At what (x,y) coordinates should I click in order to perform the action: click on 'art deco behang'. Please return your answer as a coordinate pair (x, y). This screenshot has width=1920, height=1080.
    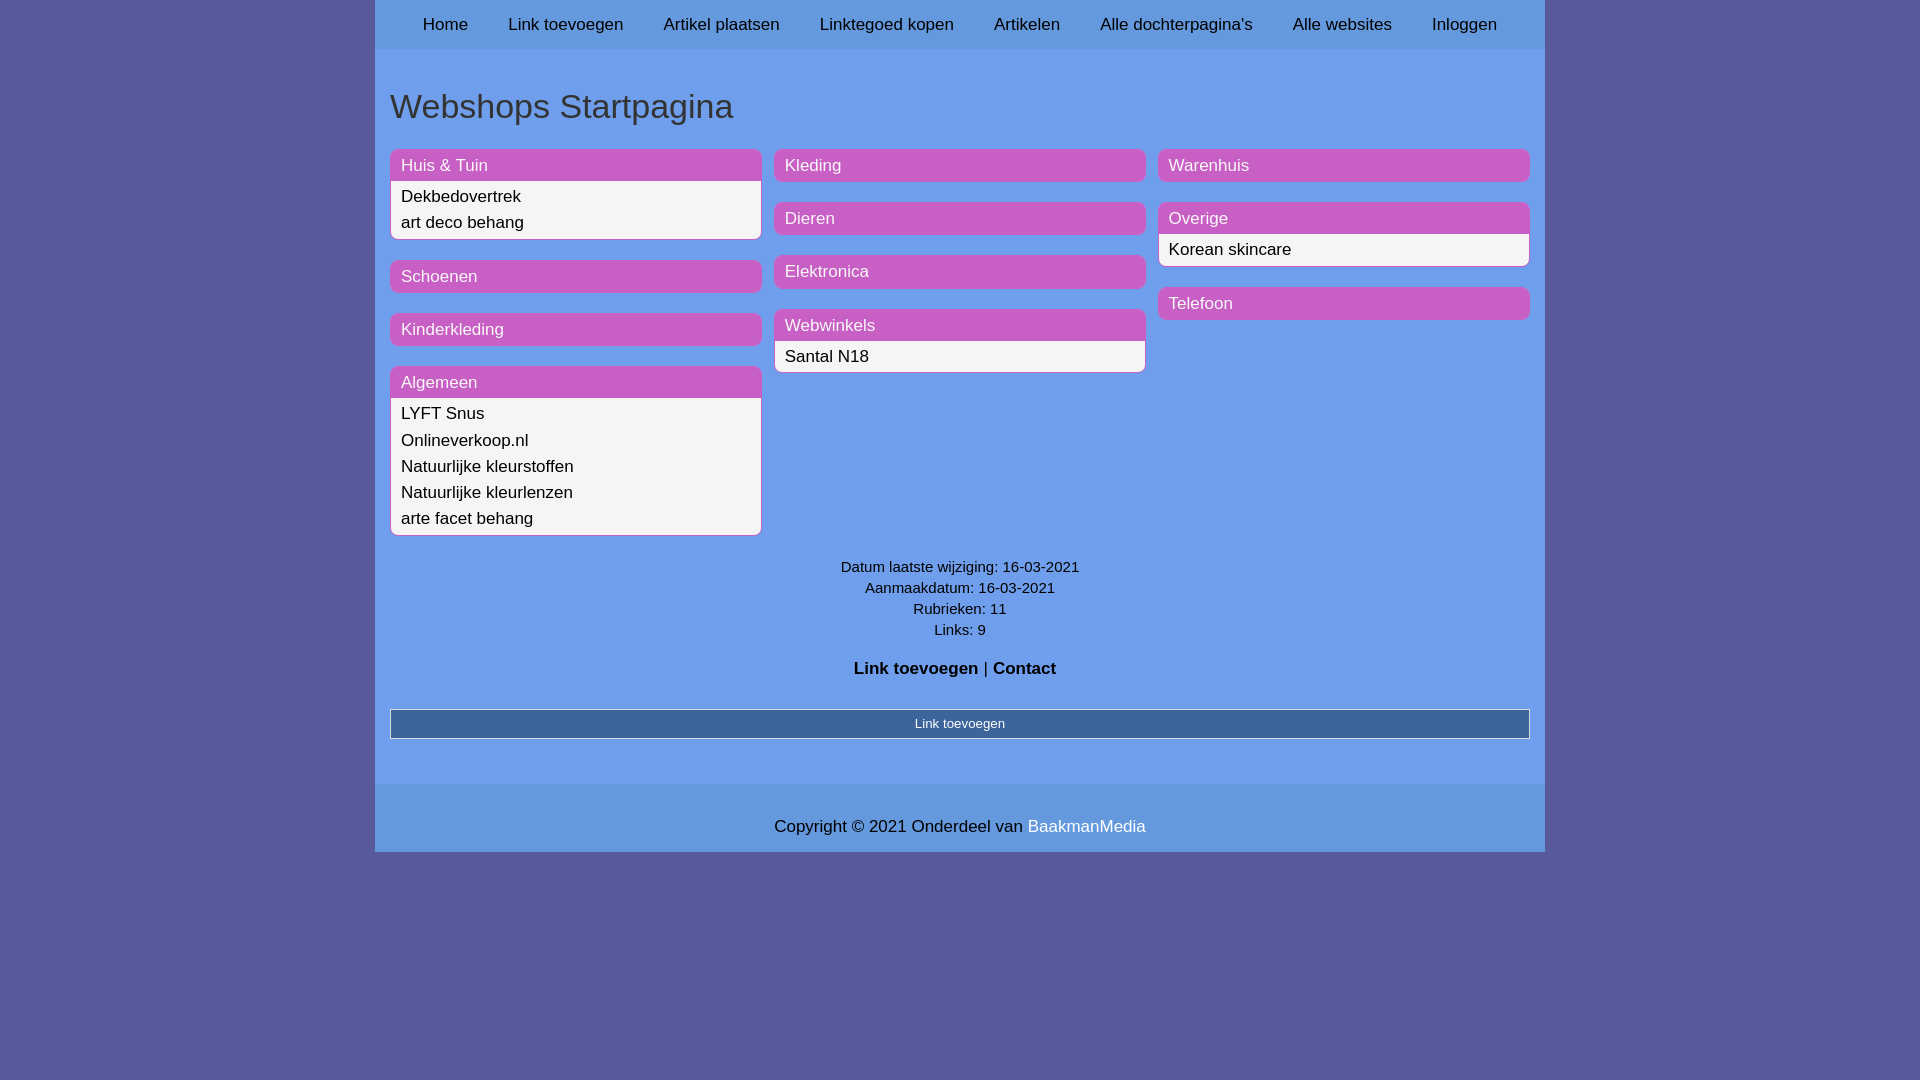
    Looking at the image, I should click on (461, 222).